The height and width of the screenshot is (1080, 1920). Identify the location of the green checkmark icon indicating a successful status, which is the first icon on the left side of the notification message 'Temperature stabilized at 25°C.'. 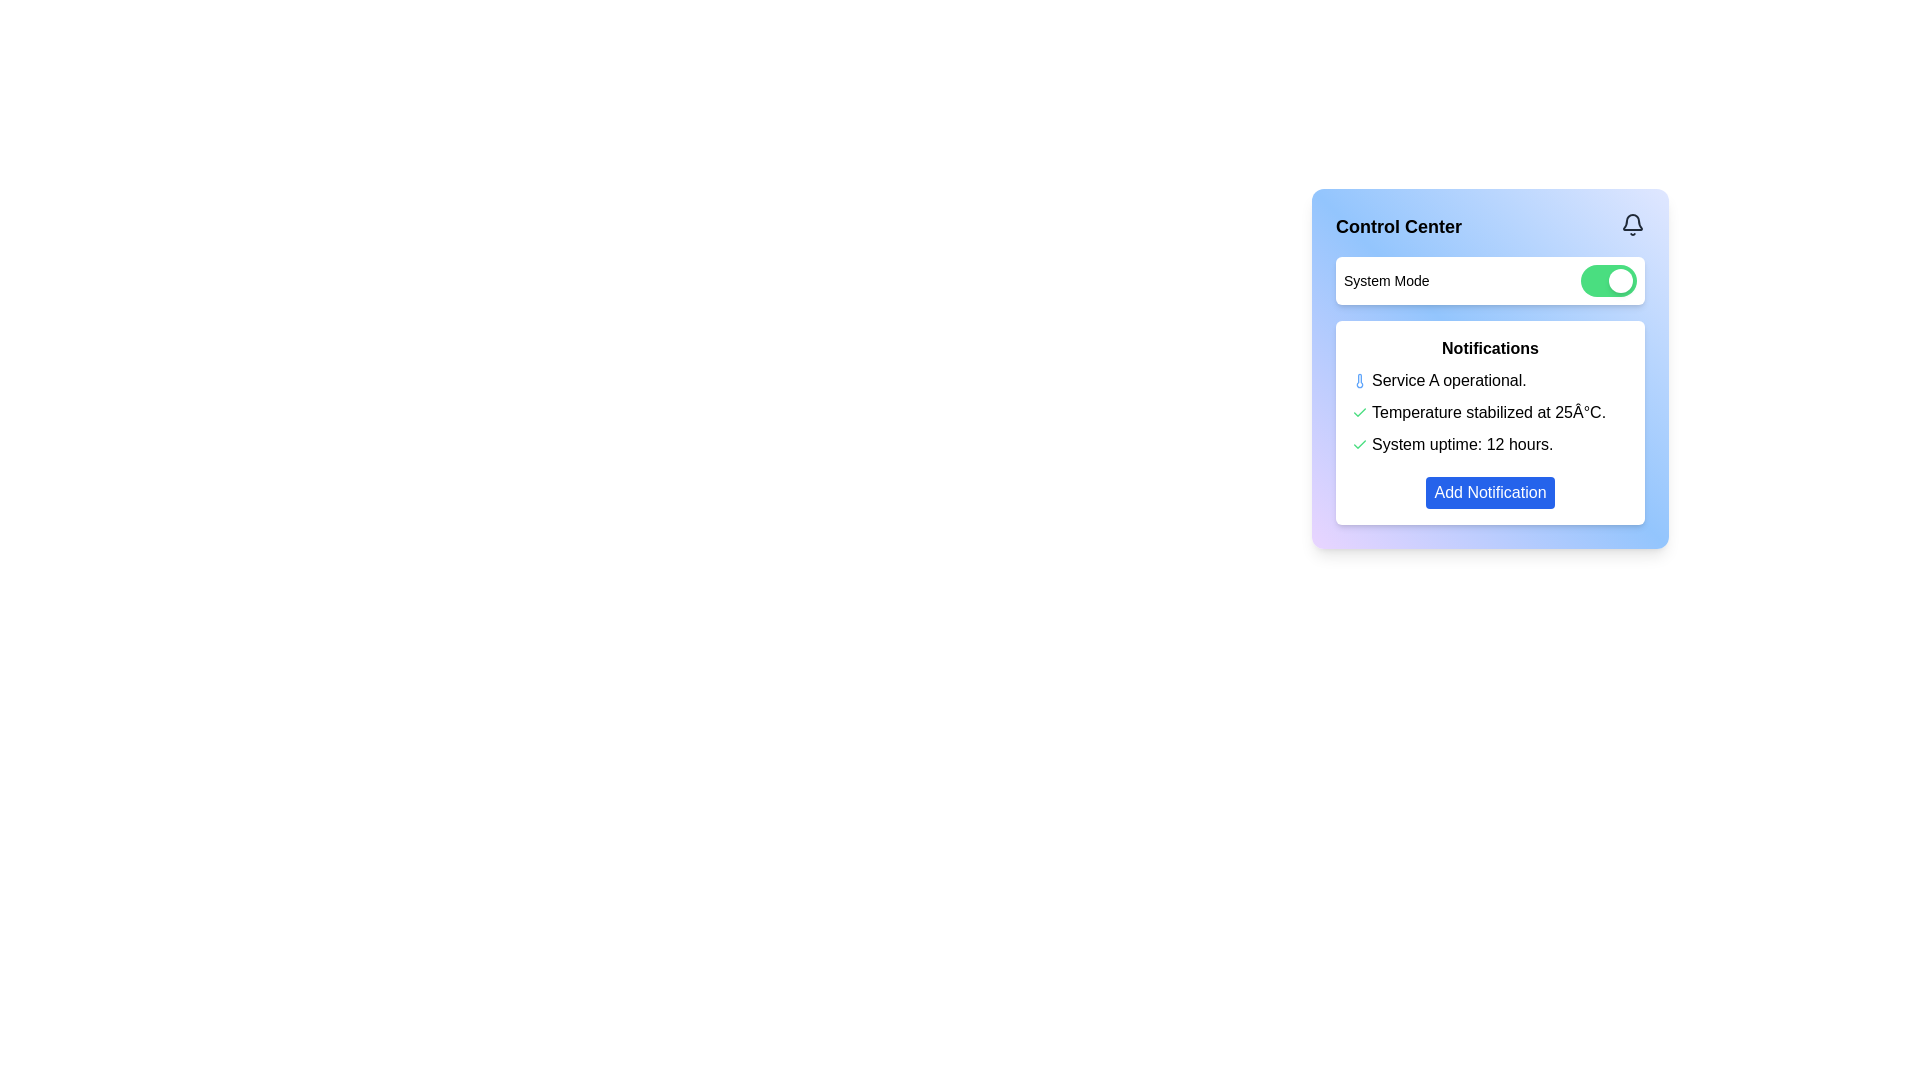
(1359, 411).